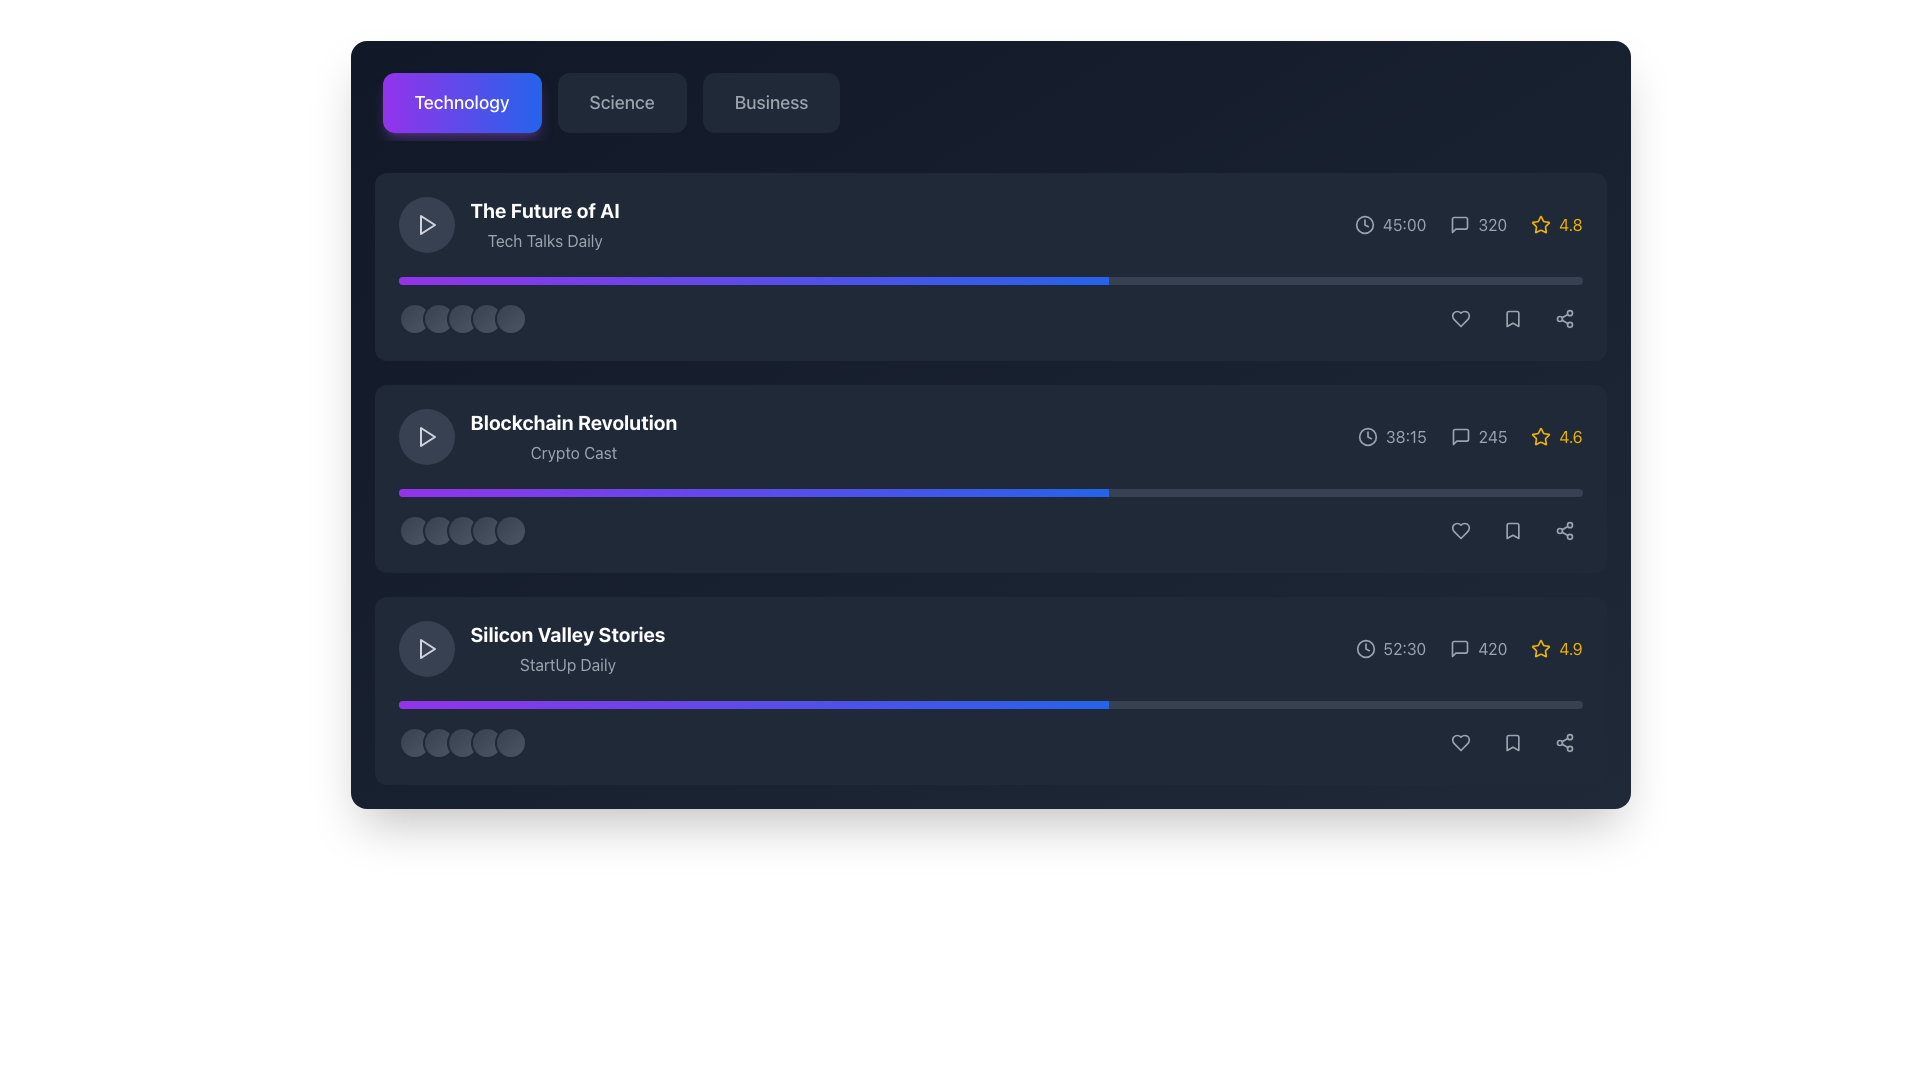  I want to click on the circular share button located at the far-right end of the button group, which is represented by a light gray share icon and changes color on hover, so click(1563, 743).